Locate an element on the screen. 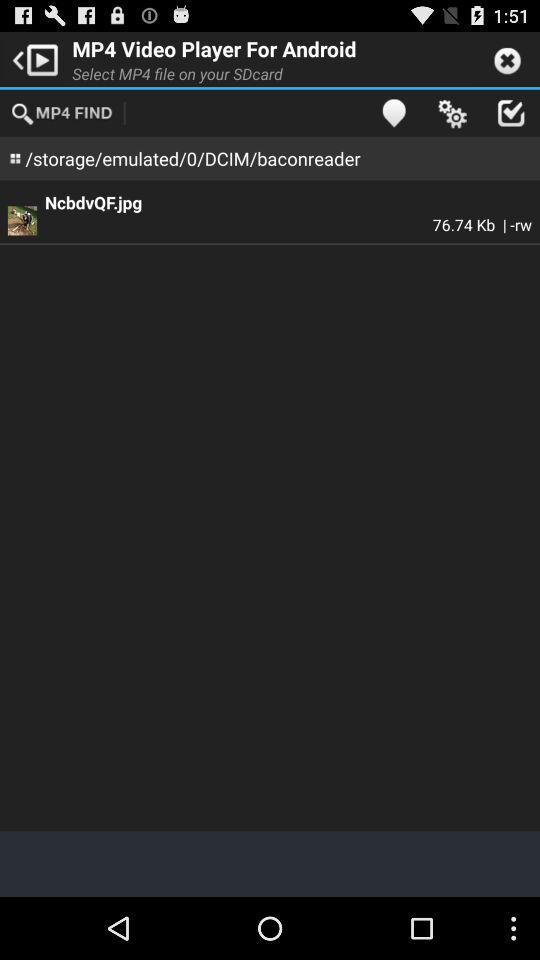  the settings icon is located at coordinates (452, 120).